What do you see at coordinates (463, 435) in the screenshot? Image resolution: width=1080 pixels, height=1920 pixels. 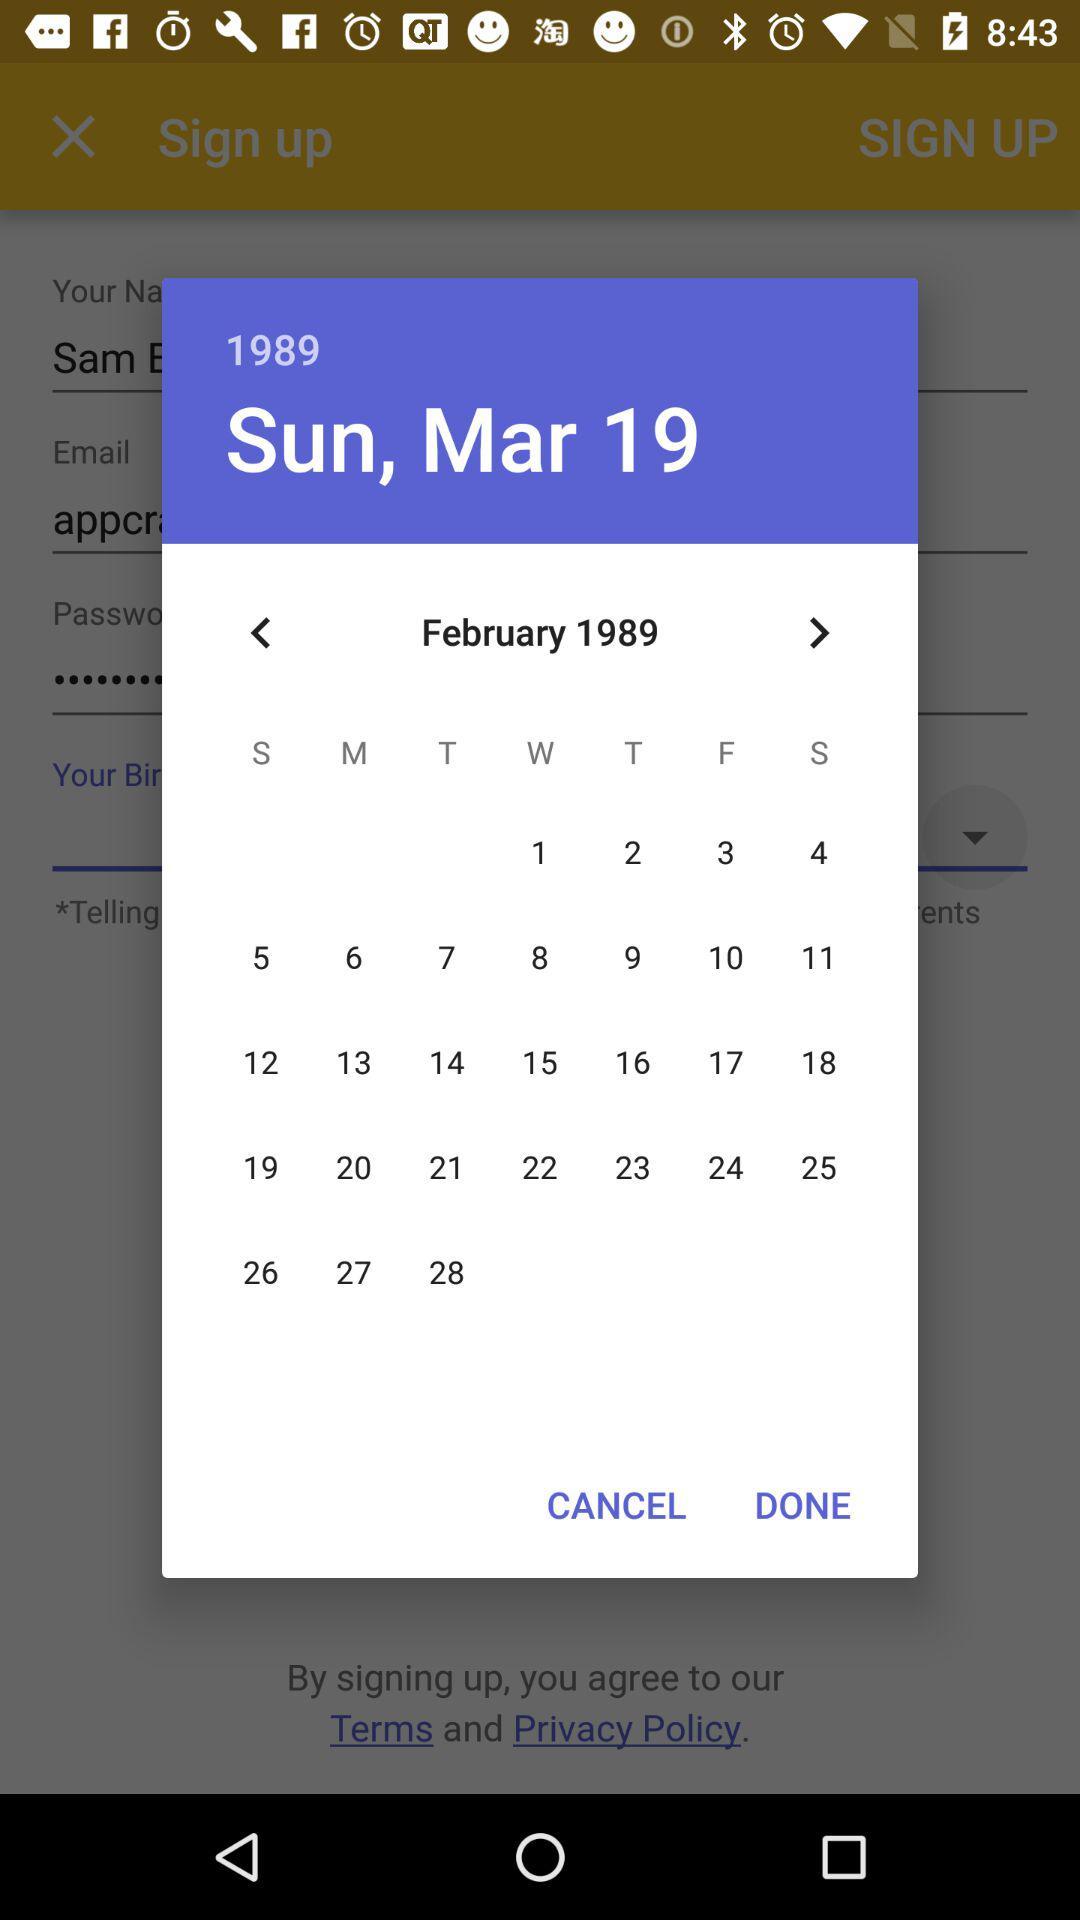 I see `sun, mar 19 item` at bounding box center [463, 435].